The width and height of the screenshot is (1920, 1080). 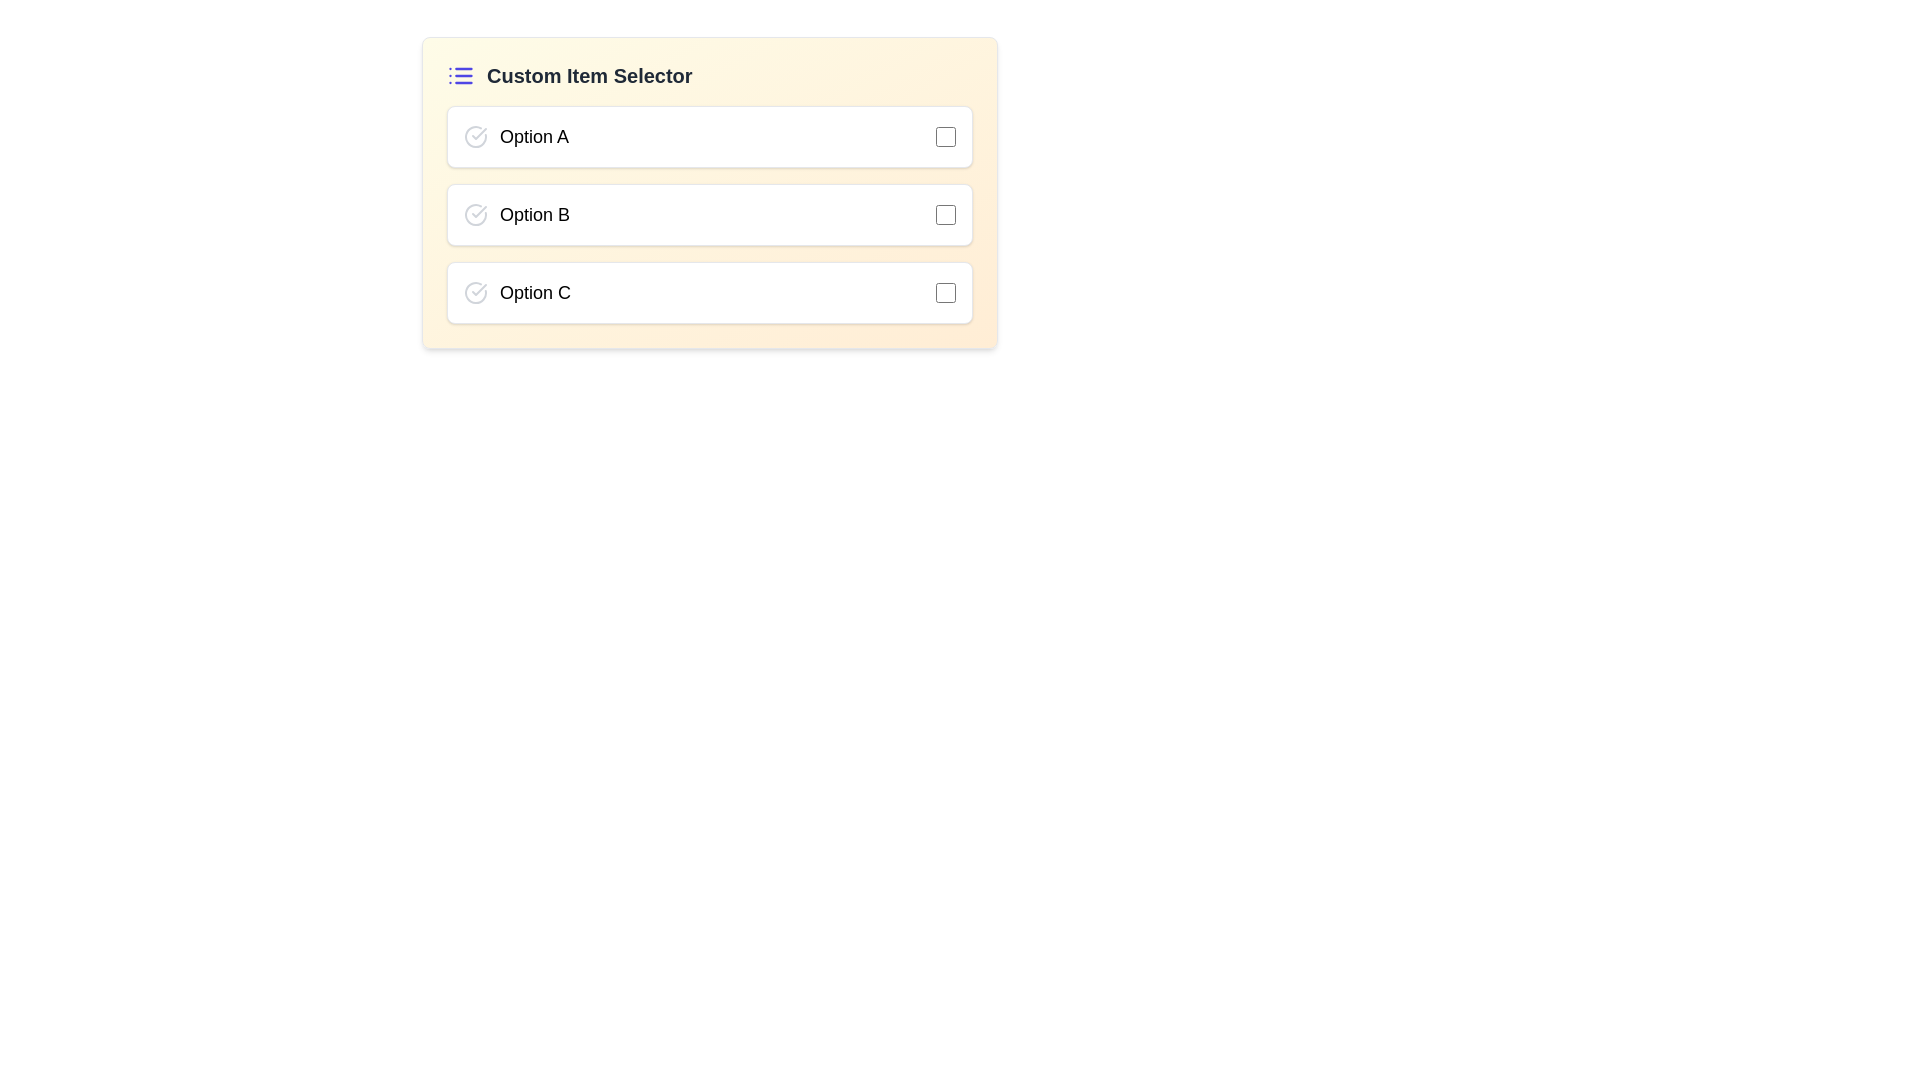 I want to click on label of the third item in the 'Custom Item Selector' list, which is a Text-Icon Label Combination located in a bordered card-like structure, so click(x=517, y=293).